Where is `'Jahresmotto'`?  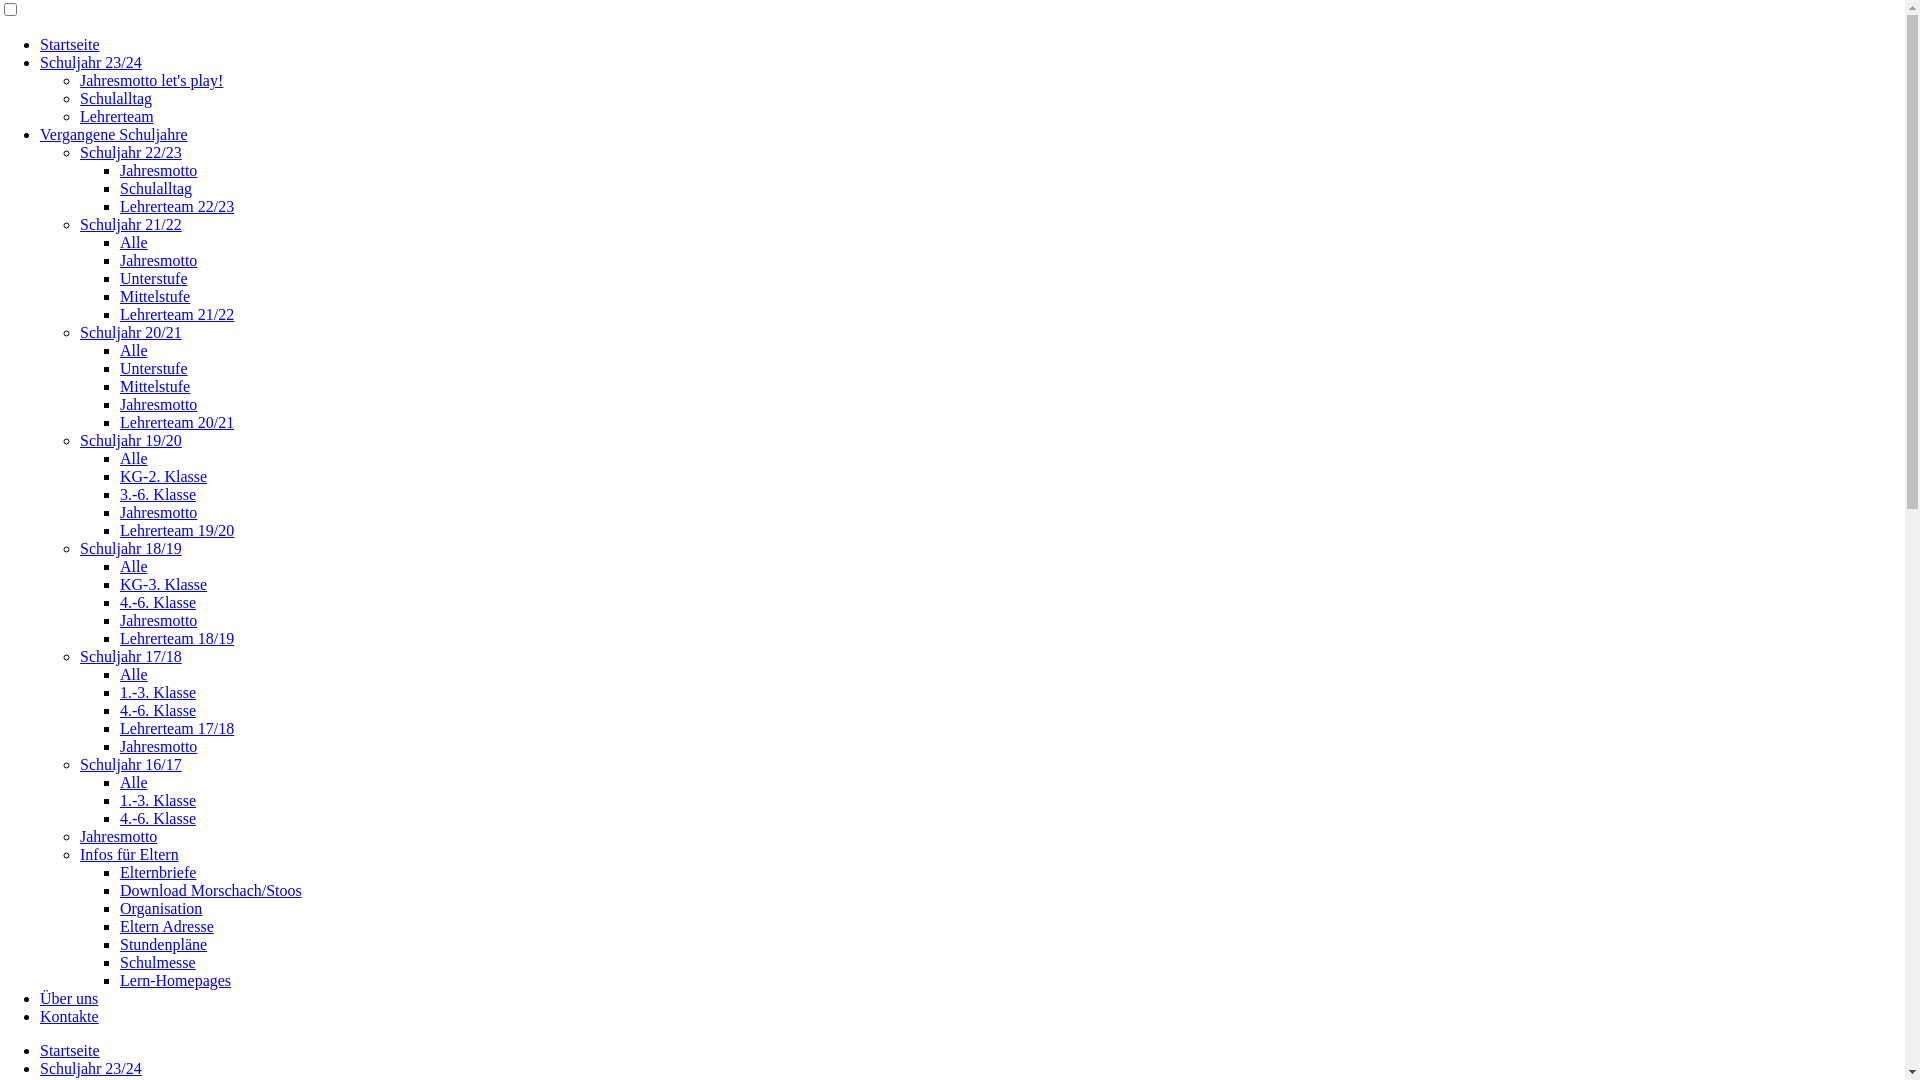
'Jahresmotto' is located at coordinates (119, 746).